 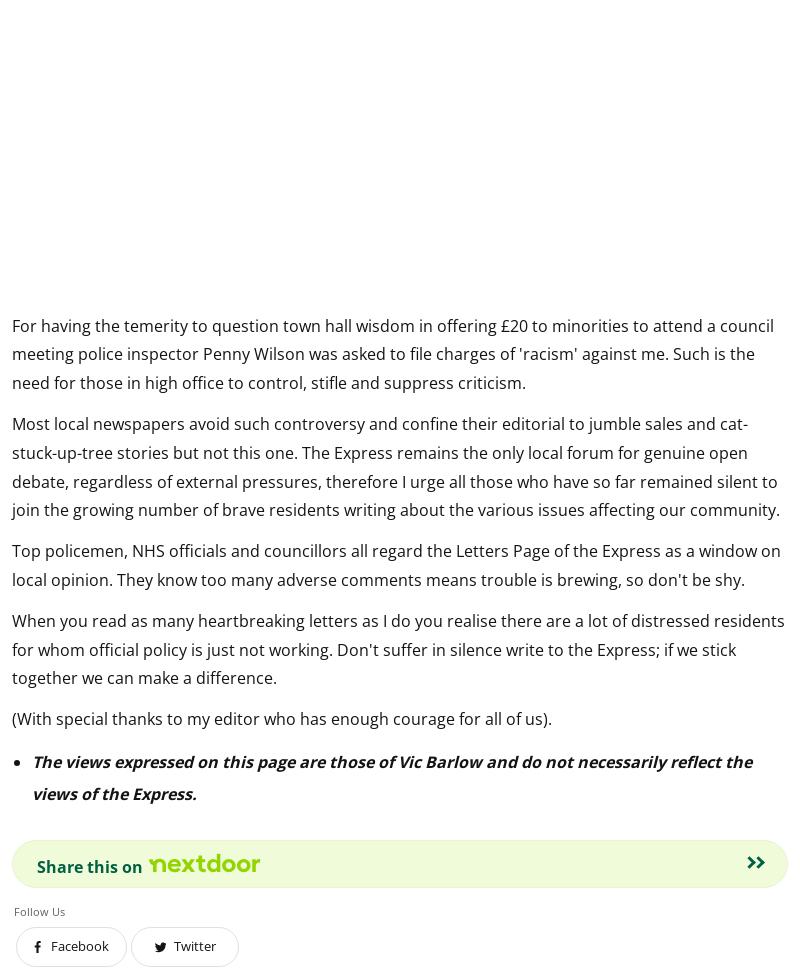 I want to click on 'Follow Us', so click(x=38, y=910).